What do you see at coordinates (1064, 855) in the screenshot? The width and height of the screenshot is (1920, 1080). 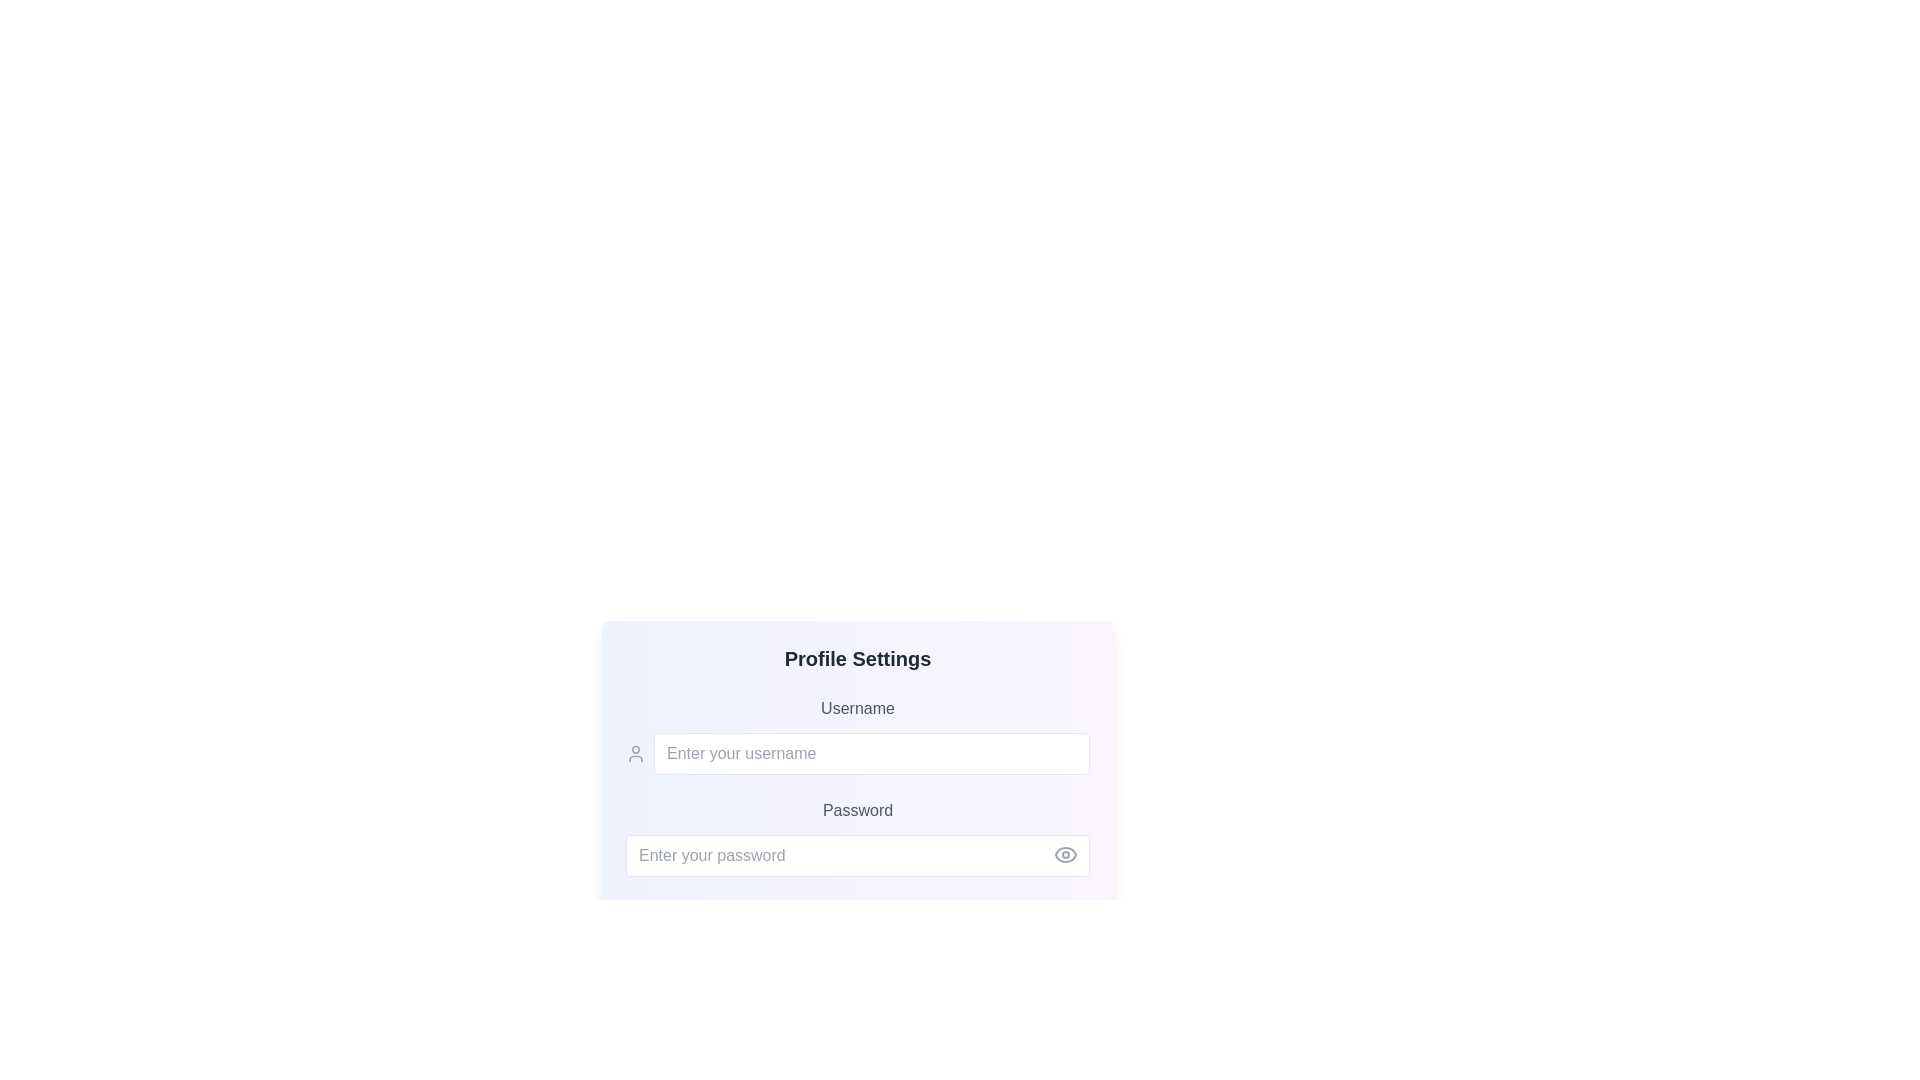 I see `the icon located to the far right of the 'Password' input field in the 'Profile Settings' panel` at bounding box center [1064, 855].